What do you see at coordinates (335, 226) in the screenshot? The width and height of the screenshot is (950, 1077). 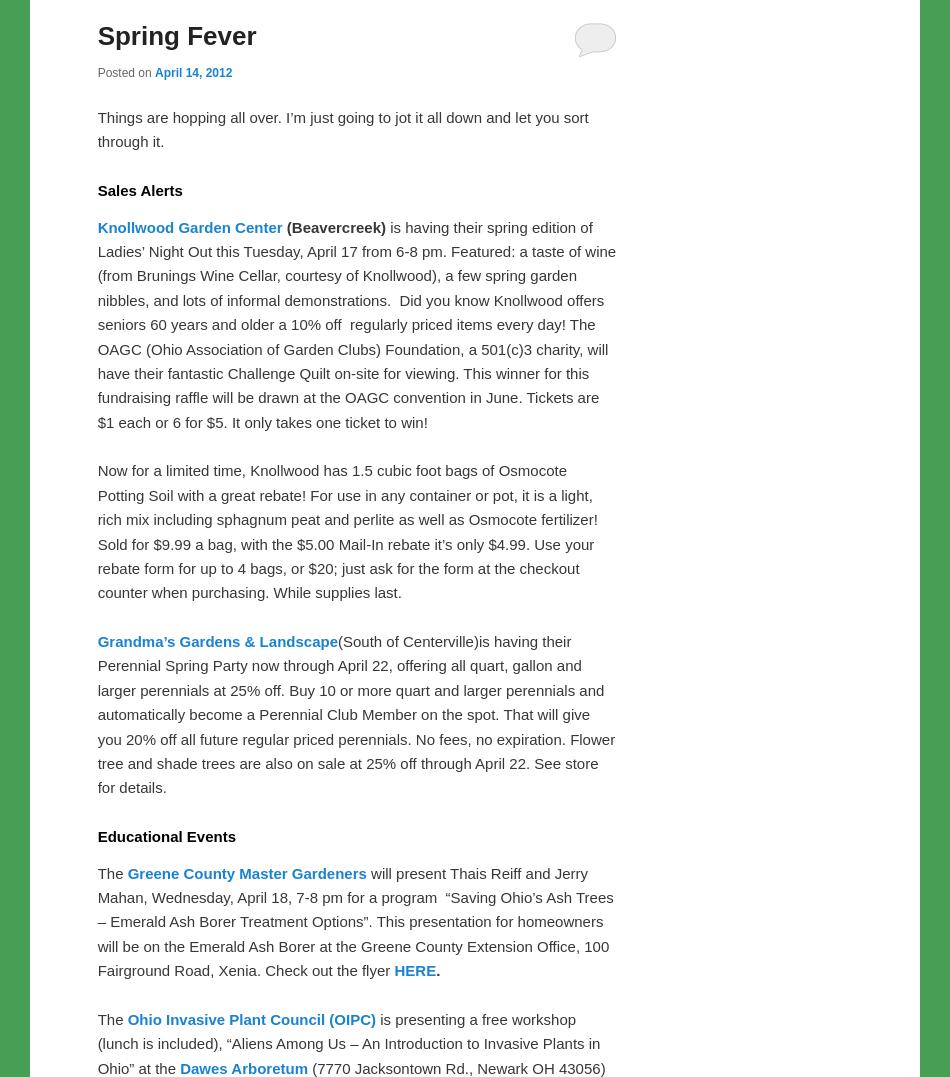 I see `'(Beavercreek)'` at bounding box center [335, 226].